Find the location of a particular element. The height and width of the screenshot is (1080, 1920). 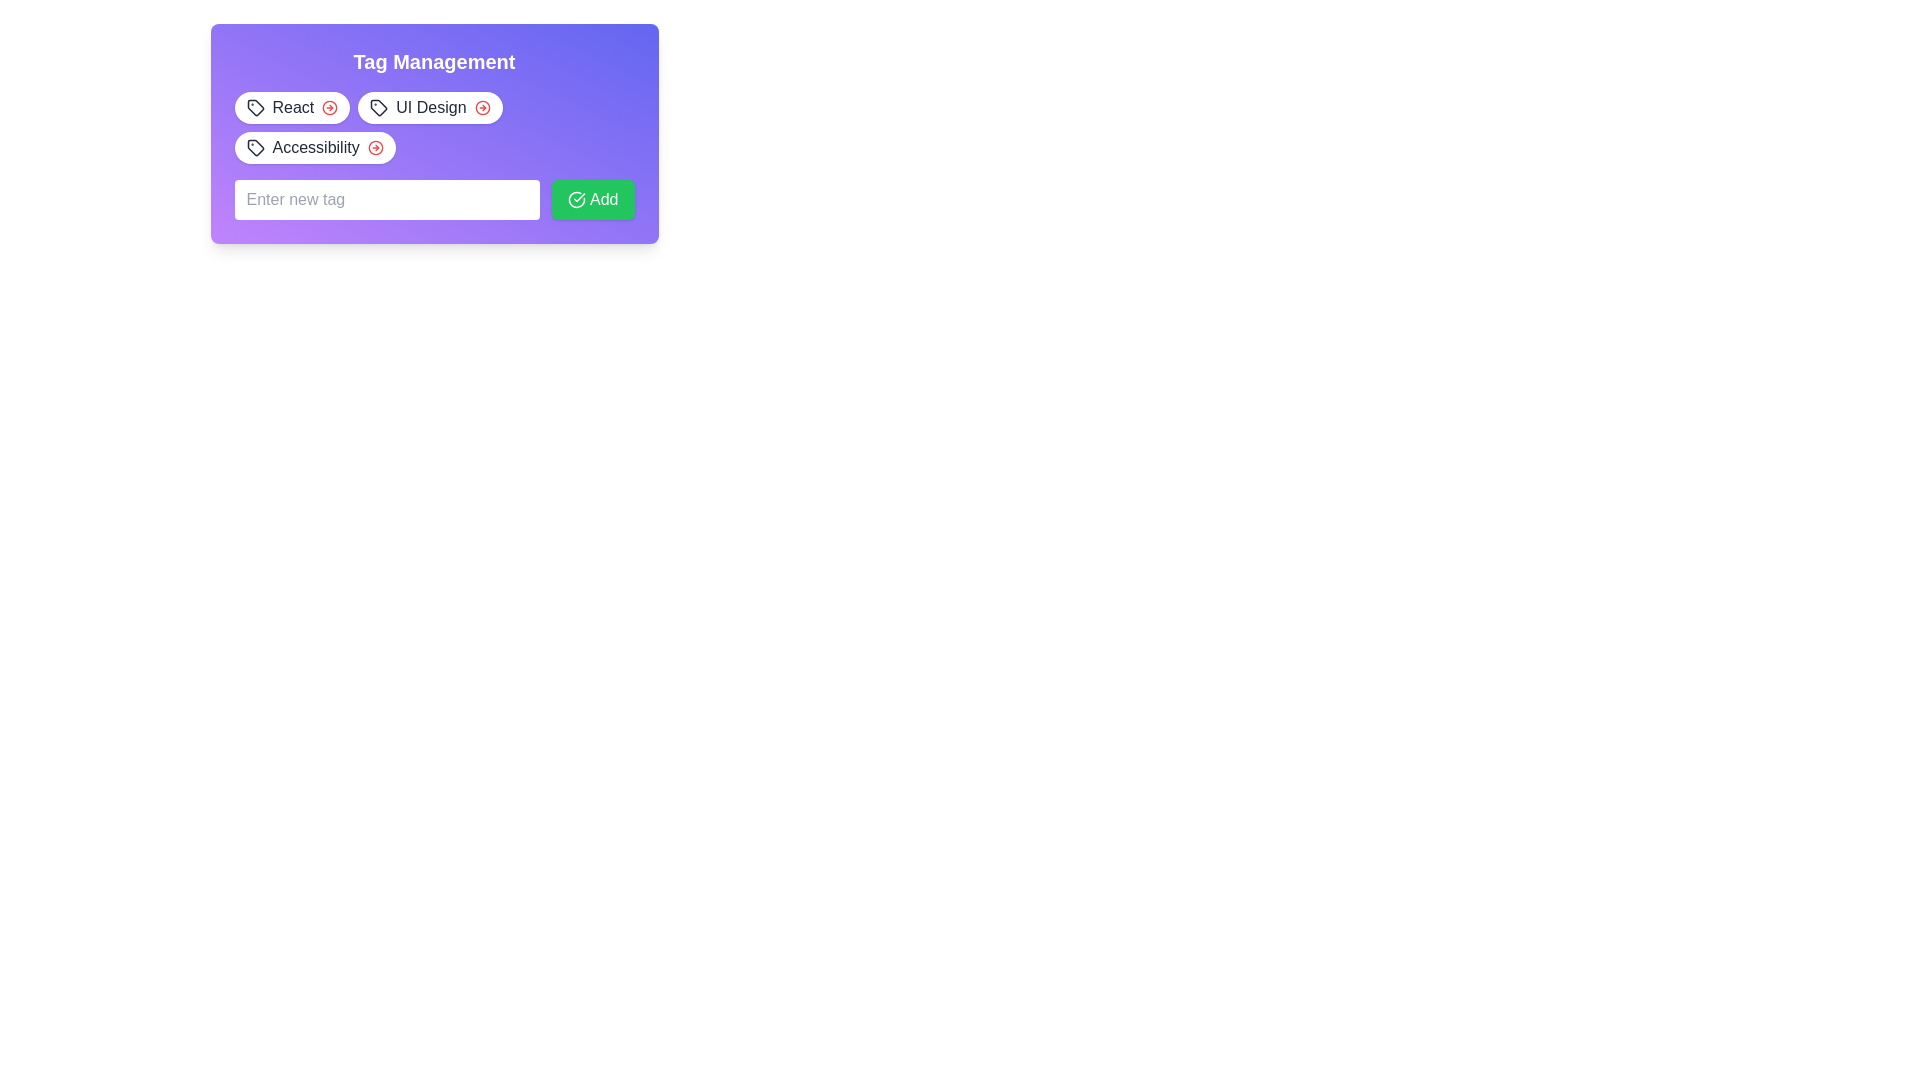

text label of the third tag in the horizontal list under the 'Tag Management' header, which is located to the right of the 'UI Design' tag is located at coordinates (315, 146).